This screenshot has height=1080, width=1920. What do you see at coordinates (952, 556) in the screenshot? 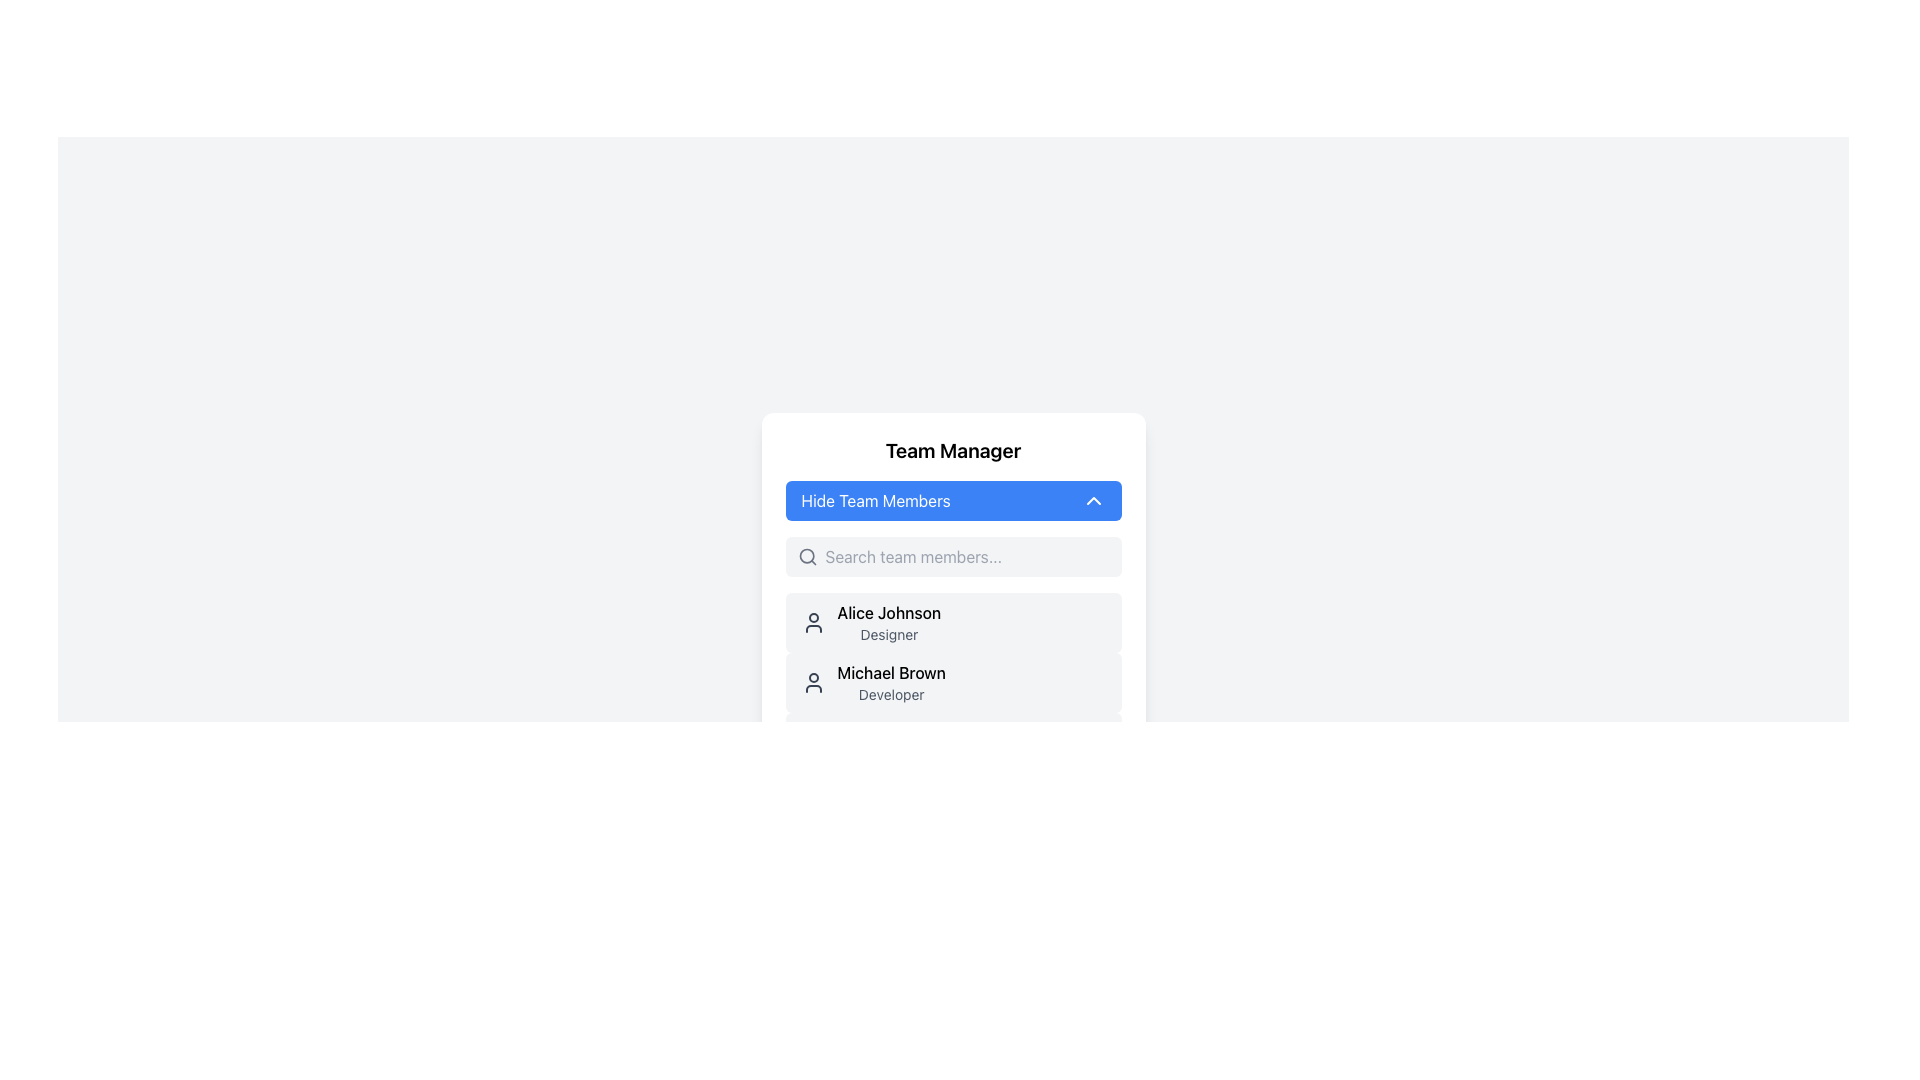
I see `the text input field located below the 'Hide Team Members' button in the 'Team Manager' section to filter the team members list` at bounding box center [952, 556].